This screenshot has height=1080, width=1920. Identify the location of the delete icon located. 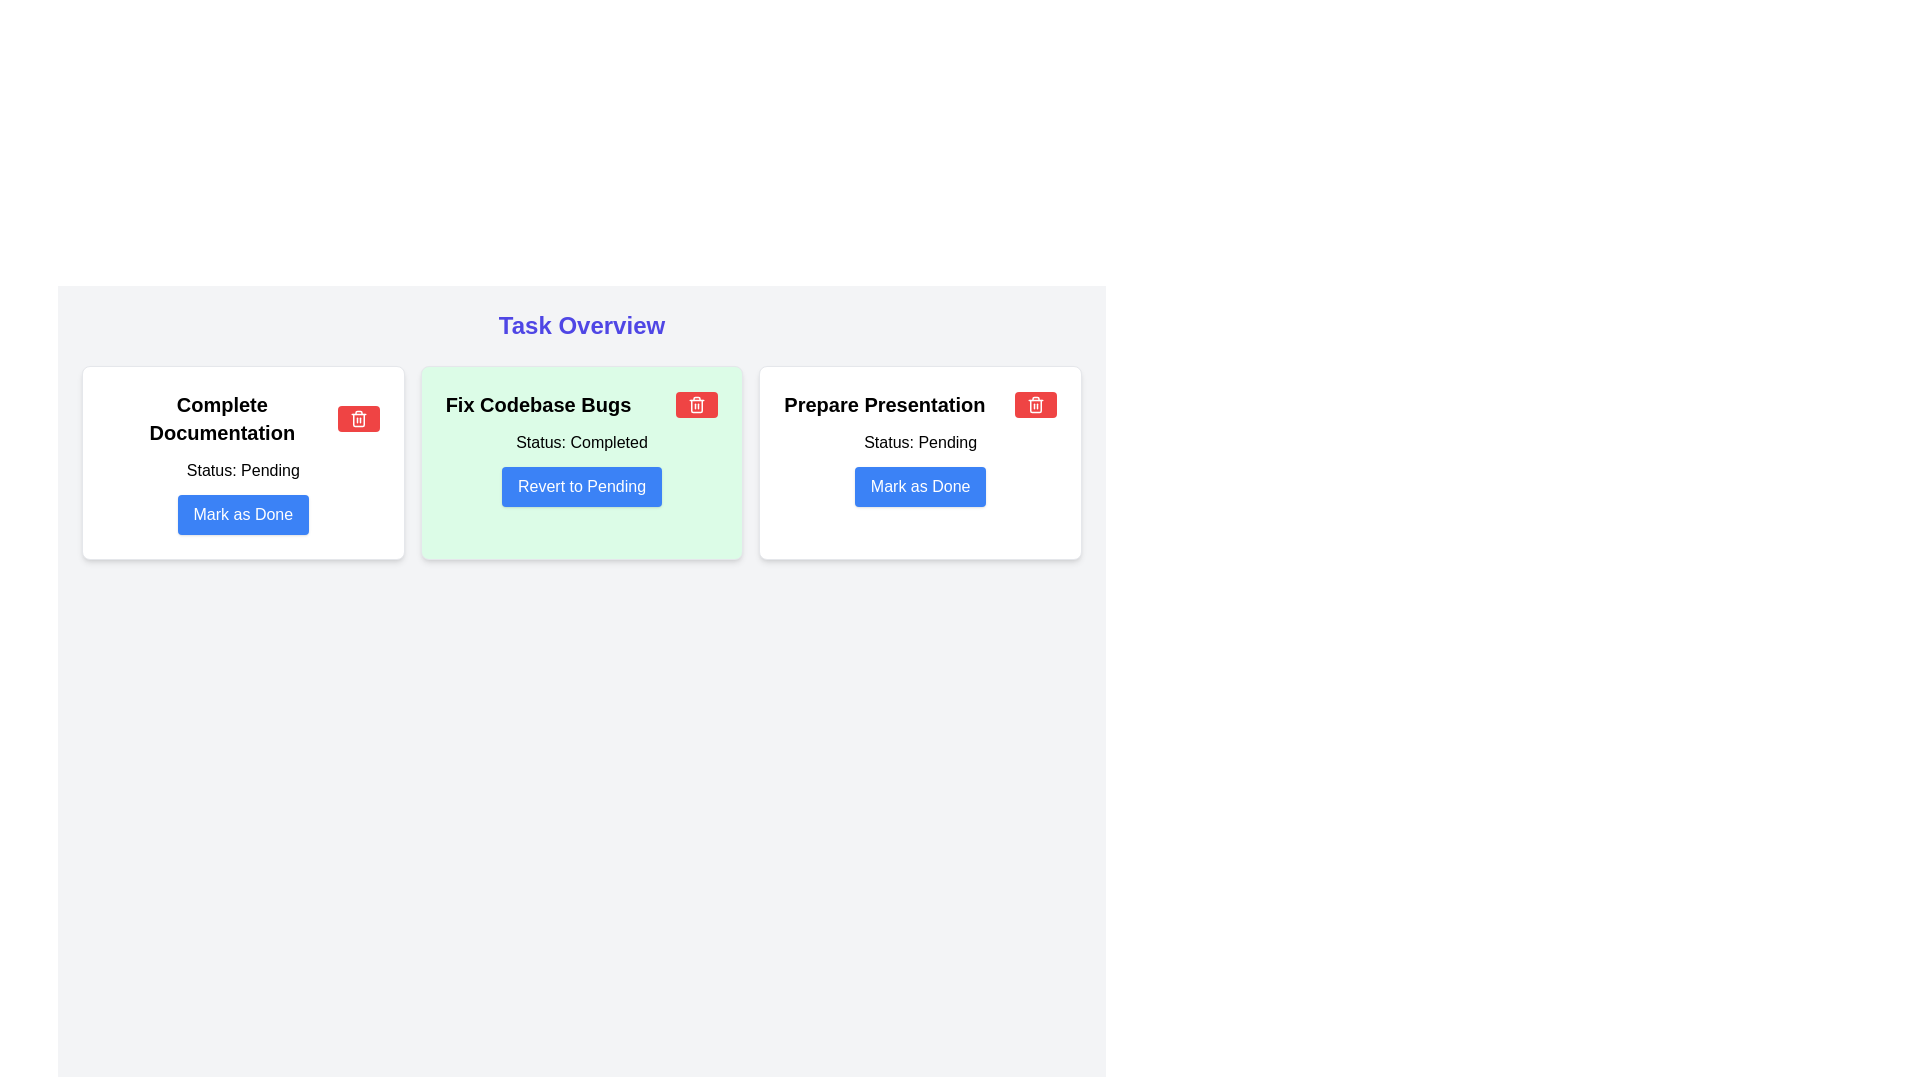
(697, 405).